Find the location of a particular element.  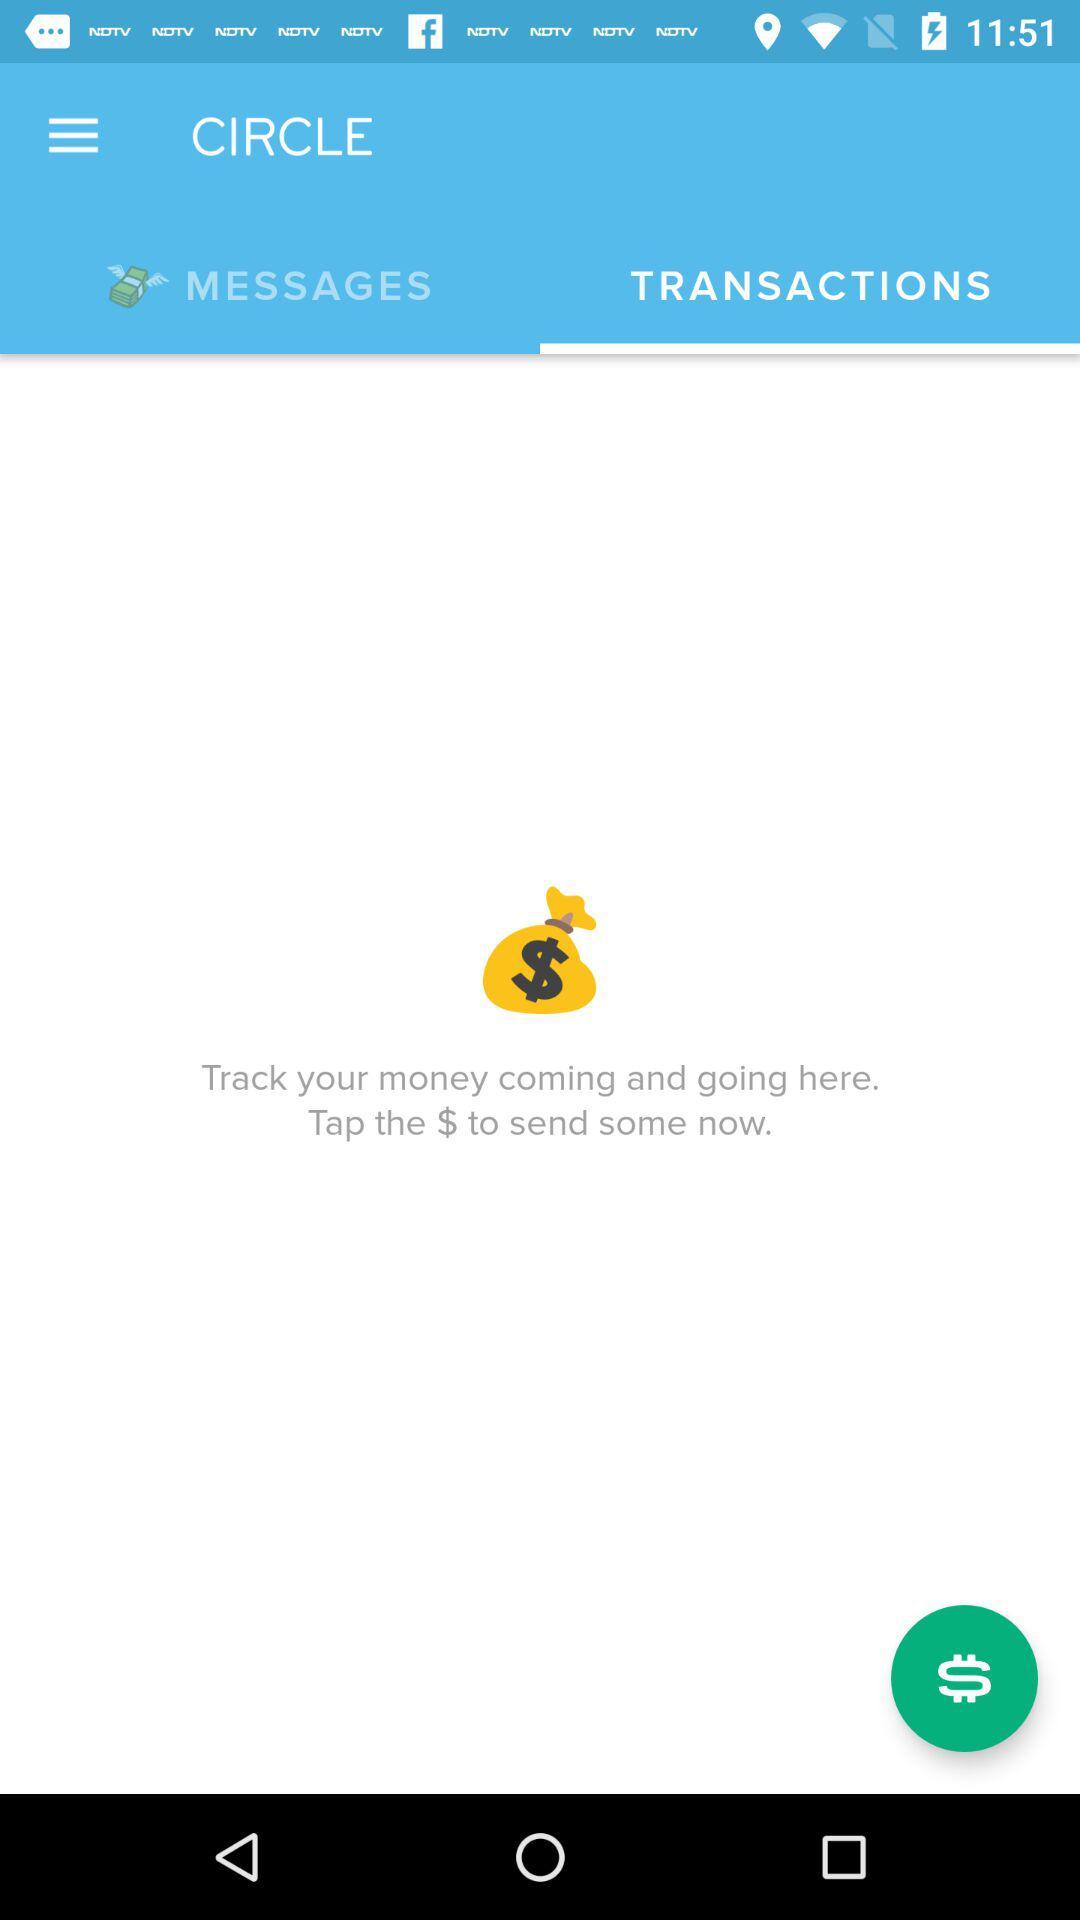

the icon to the left of transactions is located at coordinates (270, 281).